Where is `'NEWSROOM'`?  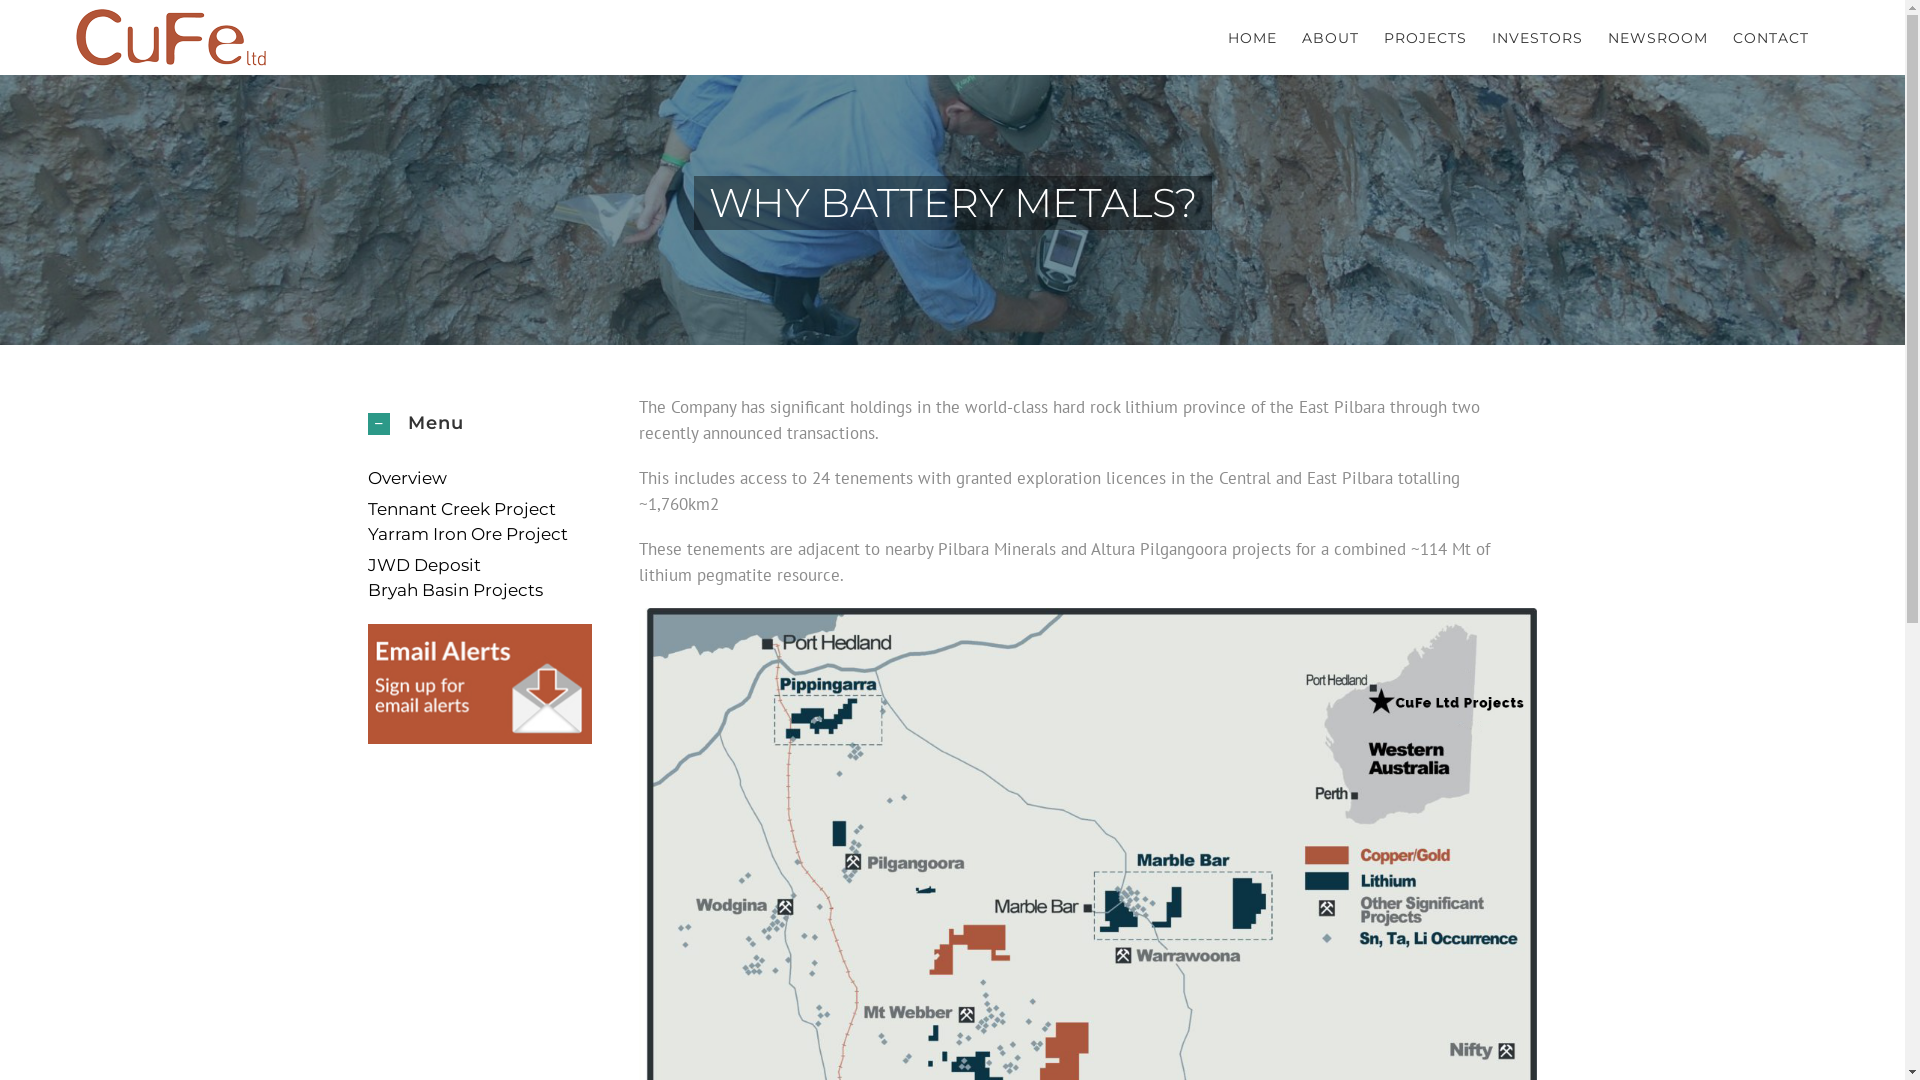 'NEWSROOM' is located at coordinates (1608, 37).